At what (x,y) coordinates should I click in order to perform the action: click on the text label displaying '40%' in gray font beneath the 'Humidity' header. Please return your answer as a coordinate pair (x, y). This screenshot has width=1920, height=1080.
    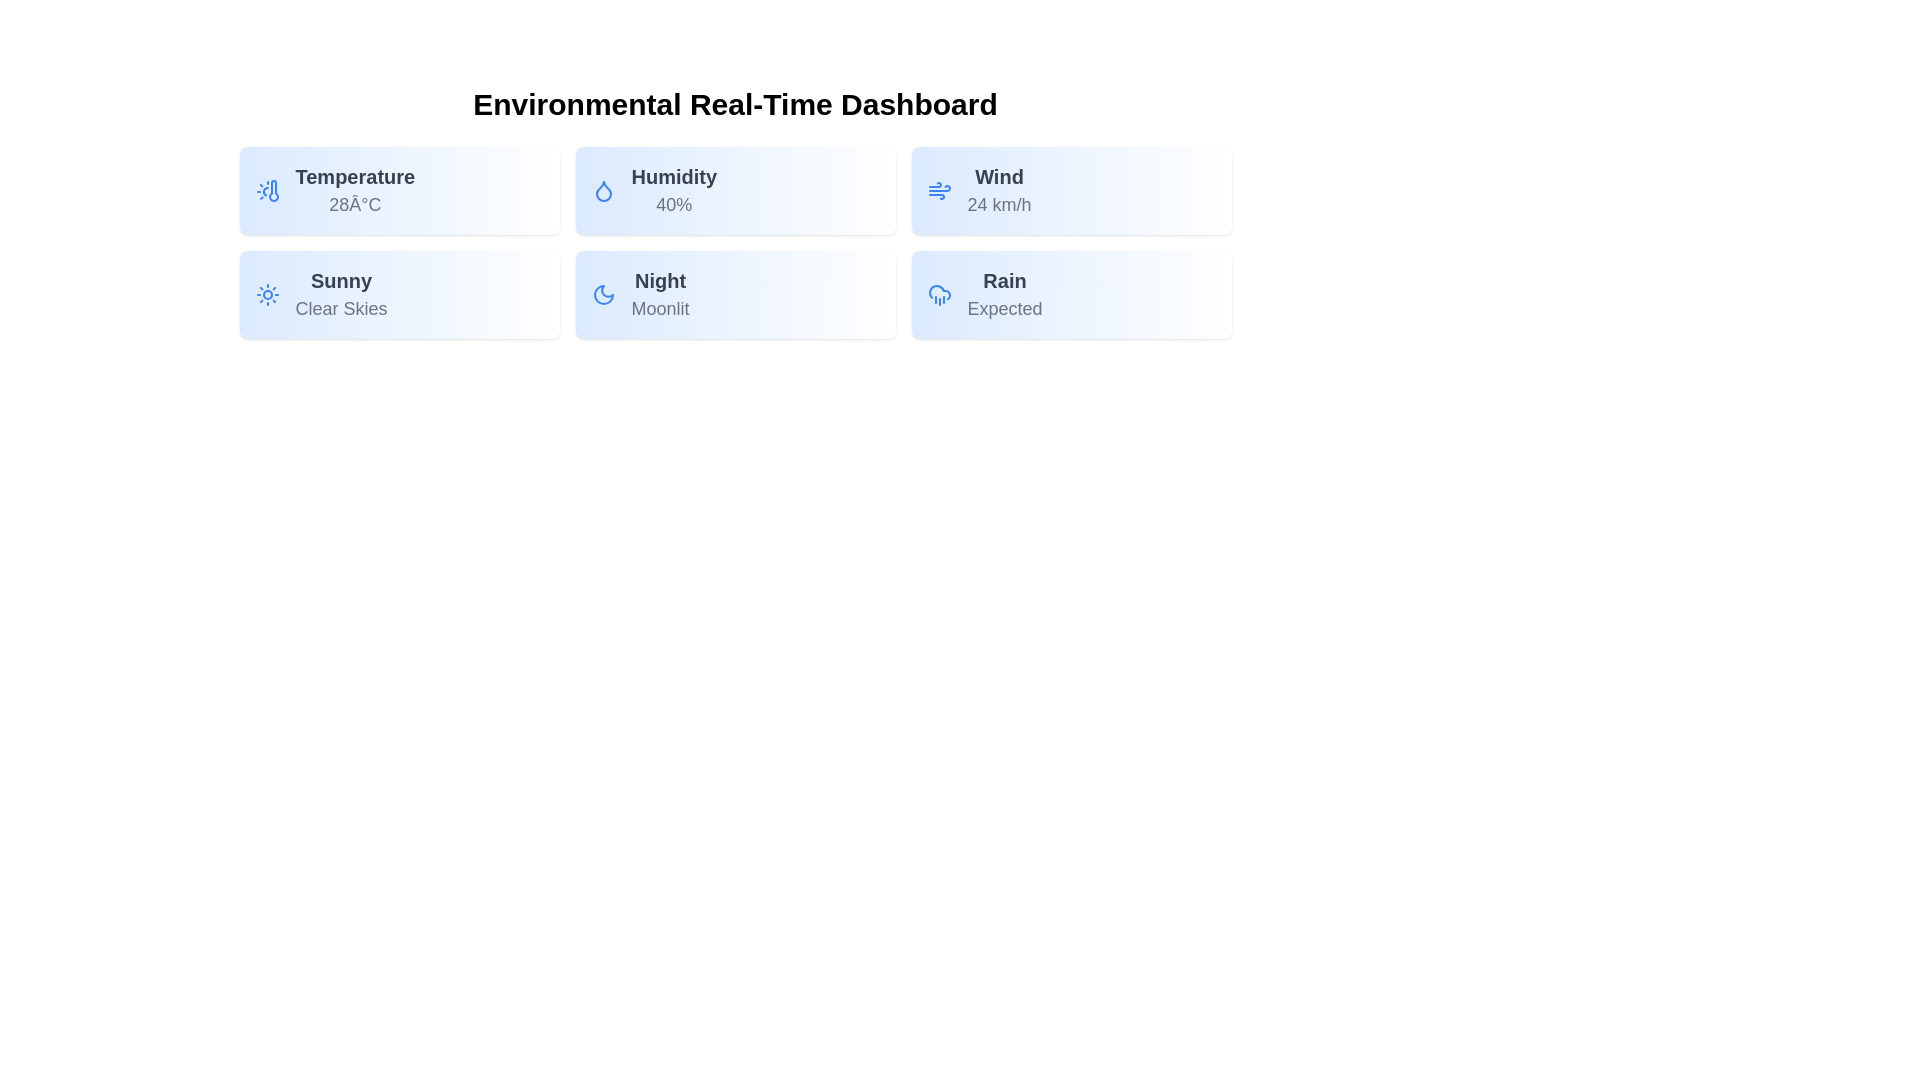
    Looking at the image, I should click on (674, 204).